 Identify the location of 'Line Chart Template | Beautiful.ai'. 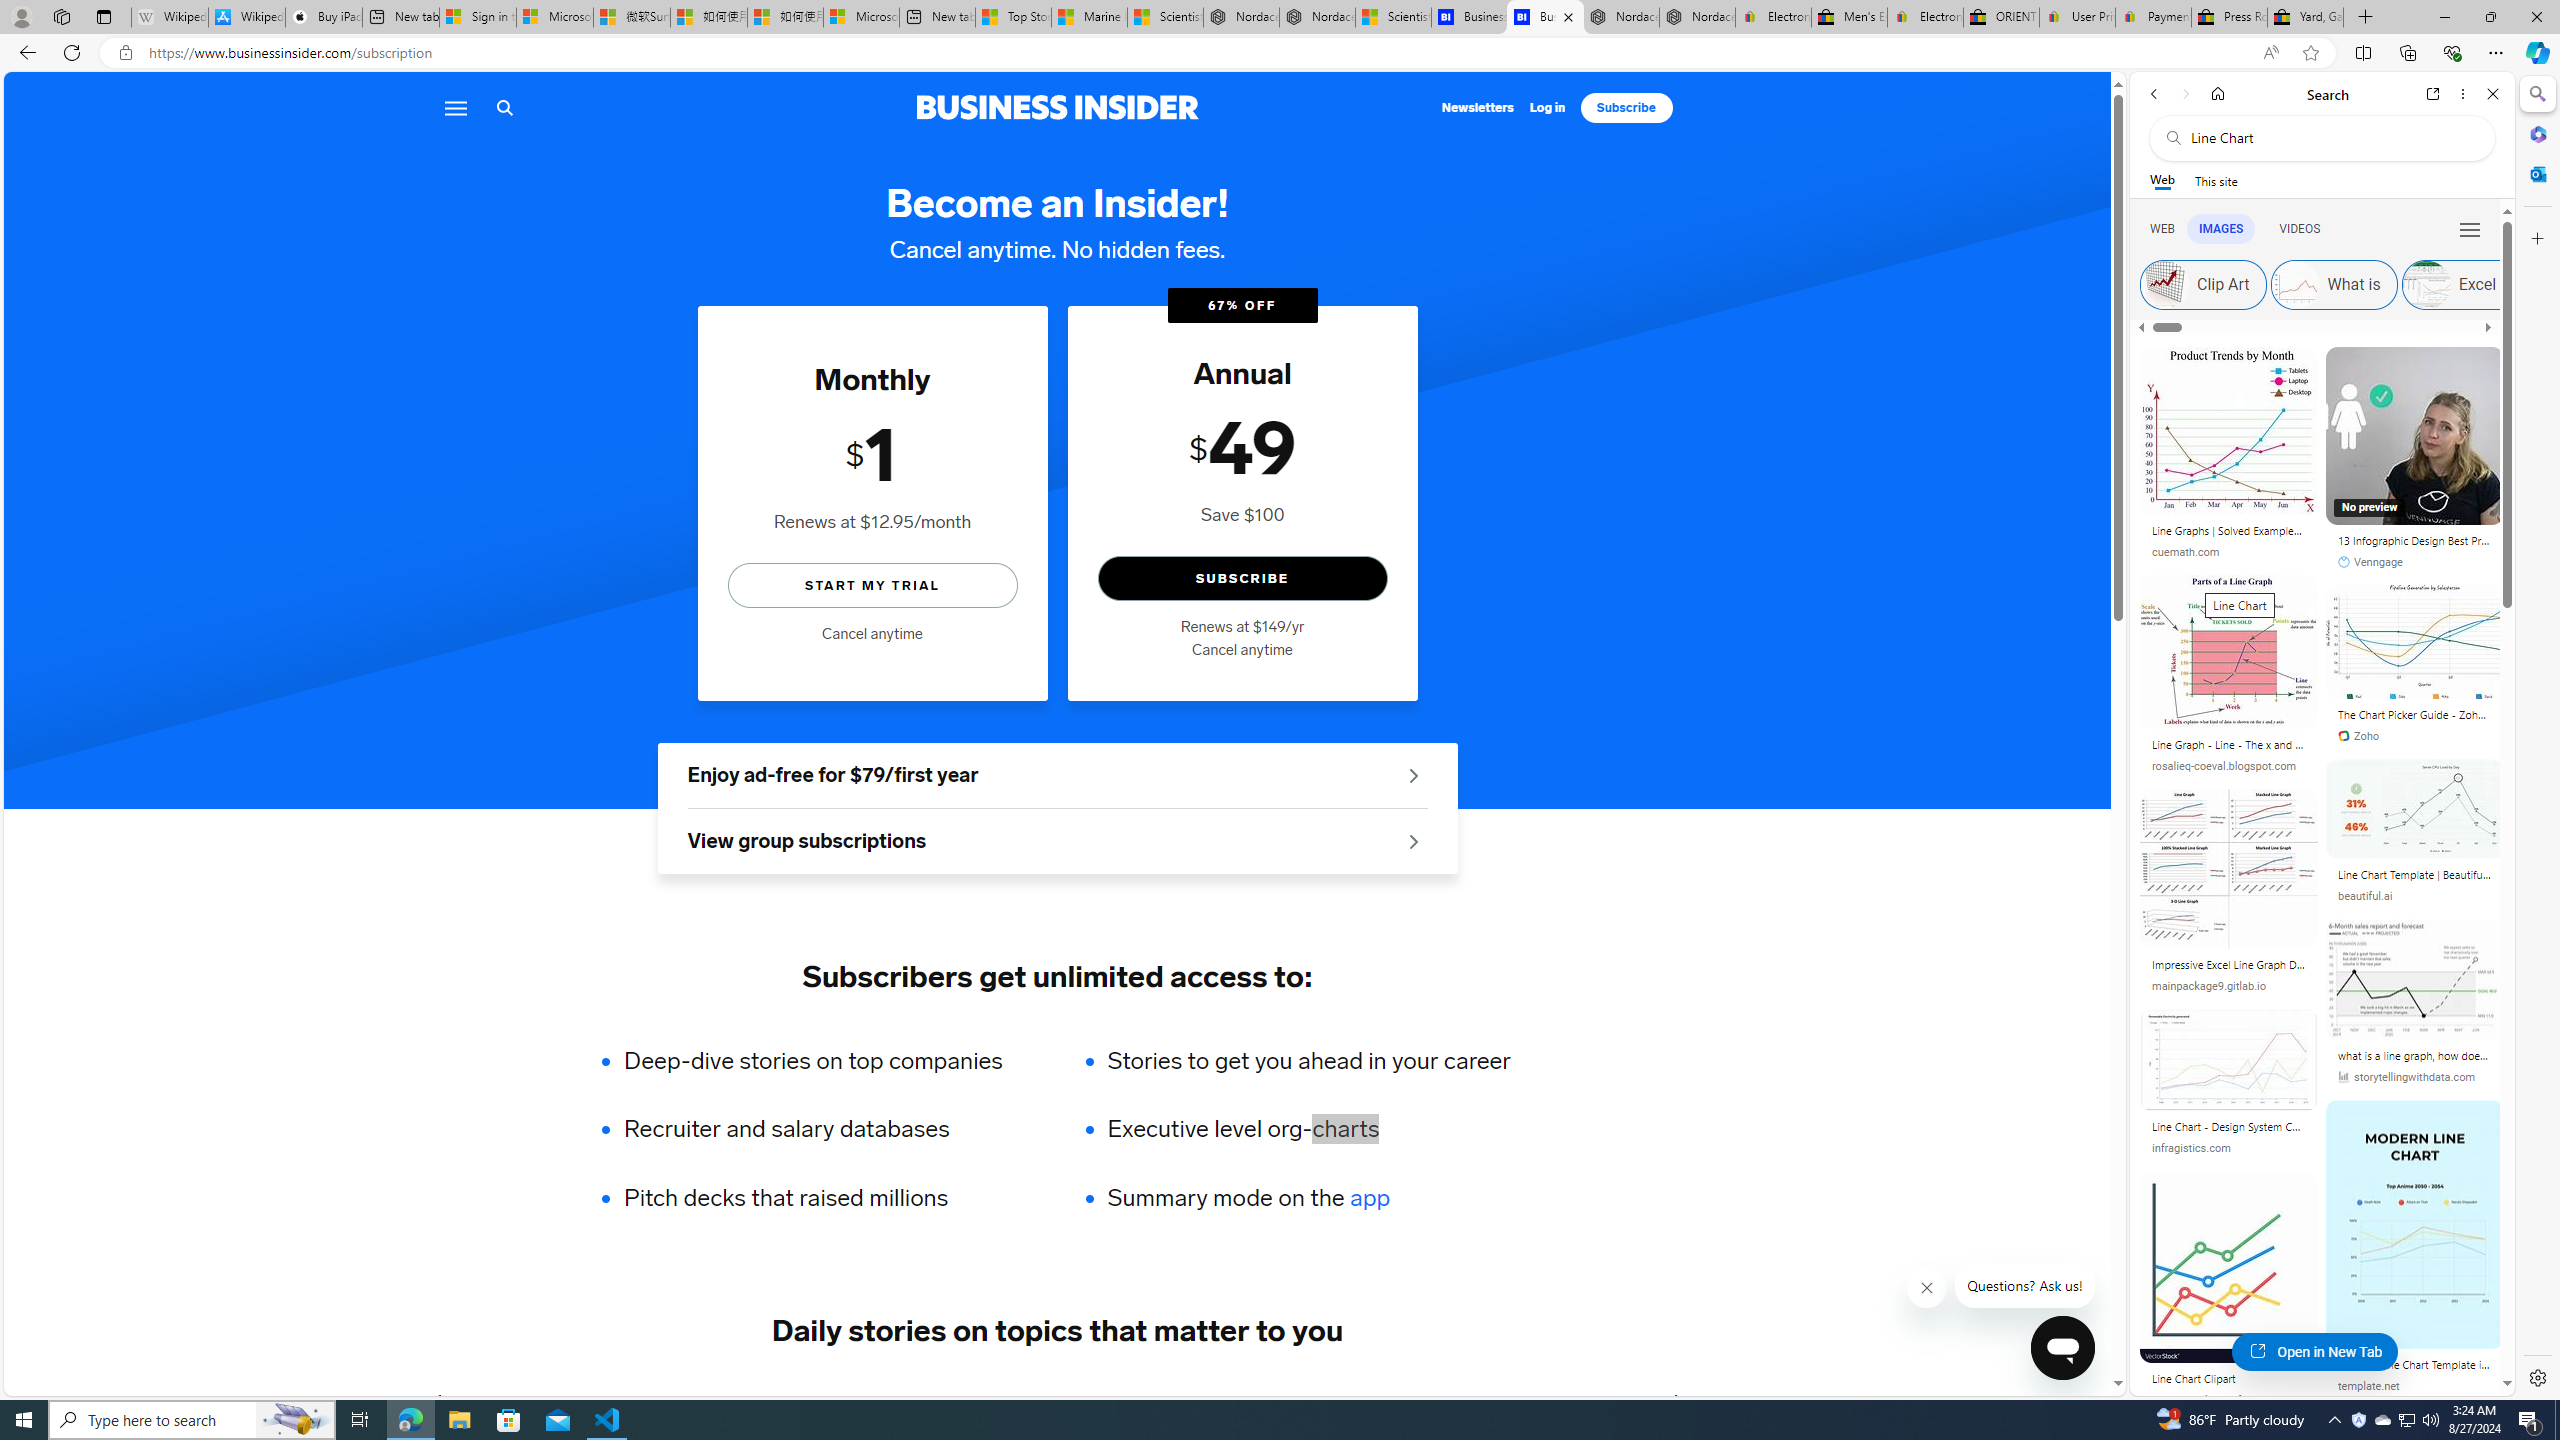
(2413, 877).